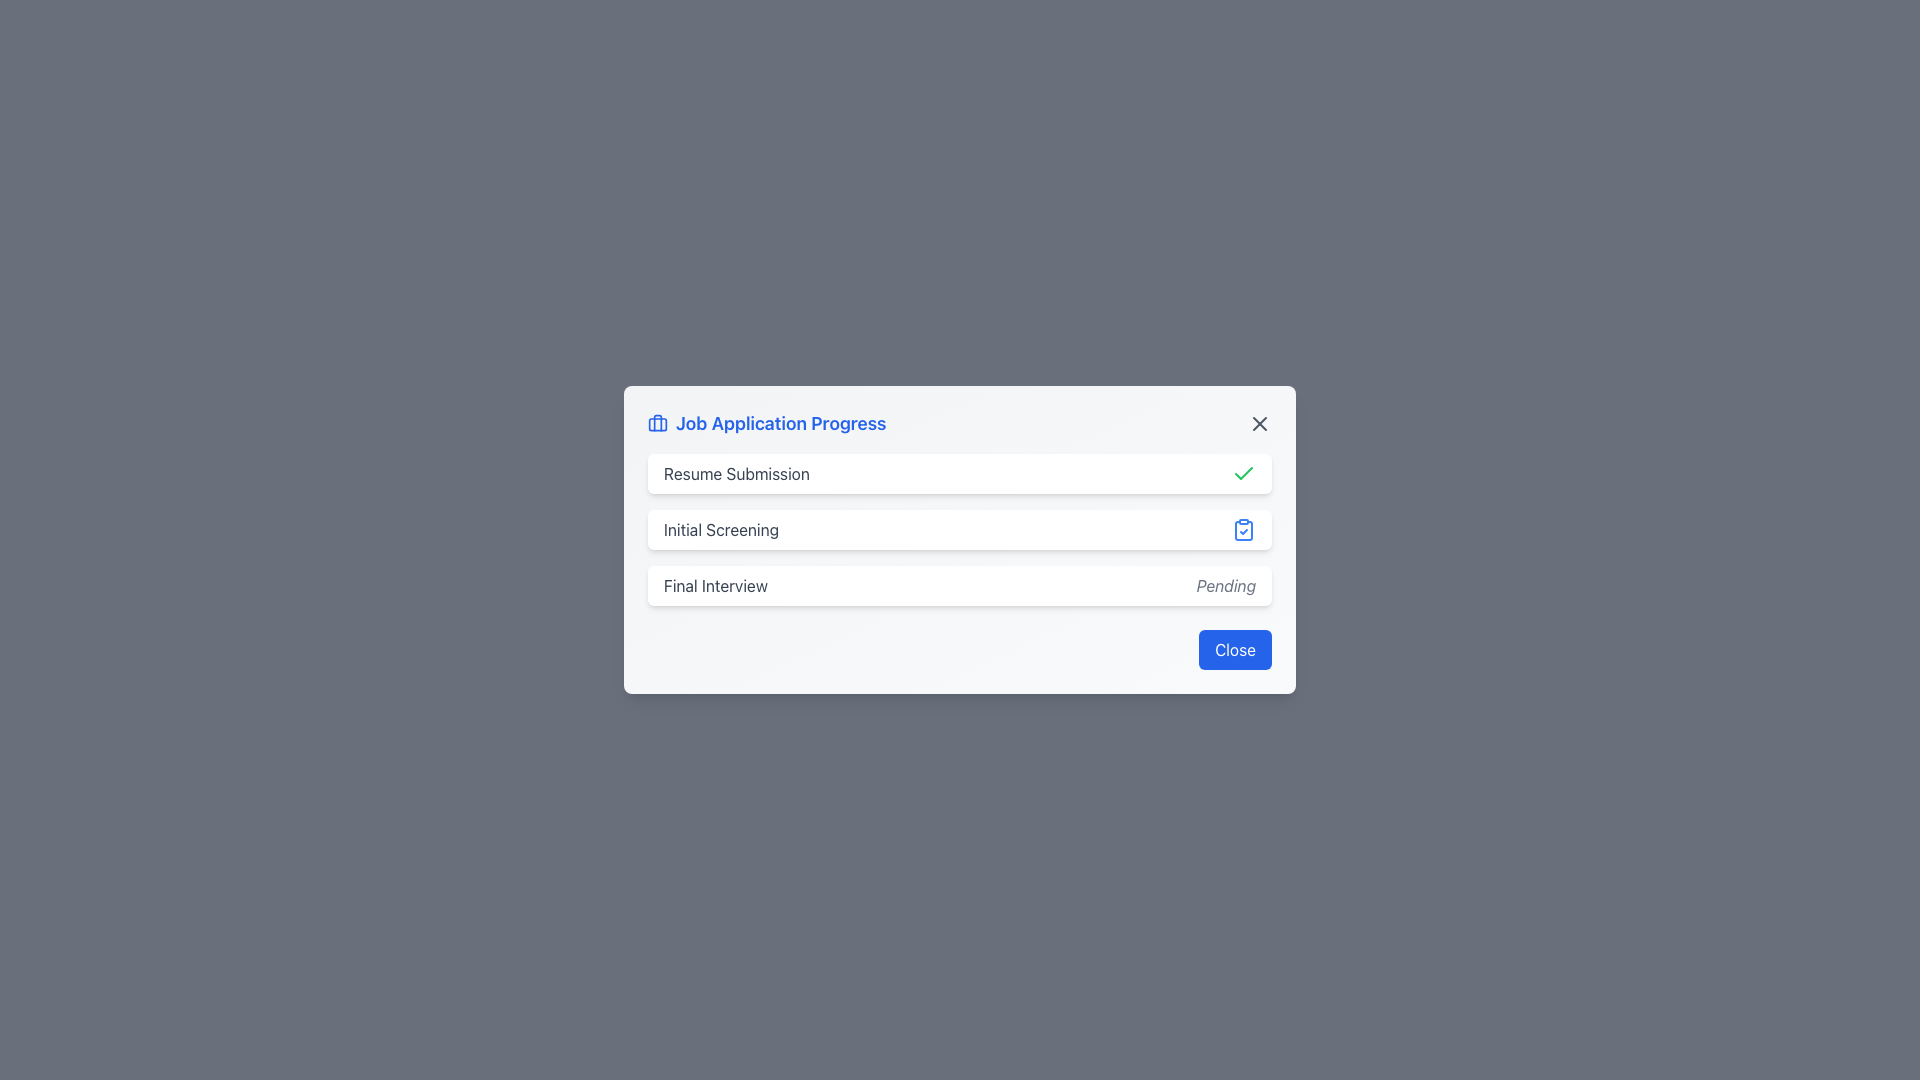 This screenshot has height=1080, width=1920. Describe the element at coordinates (1225, 585) in the screenshot. I see `the visual status indicator text label located in the third row of the list-style interface, positioned to the far right of the 'Final Interview' text label` at that location.